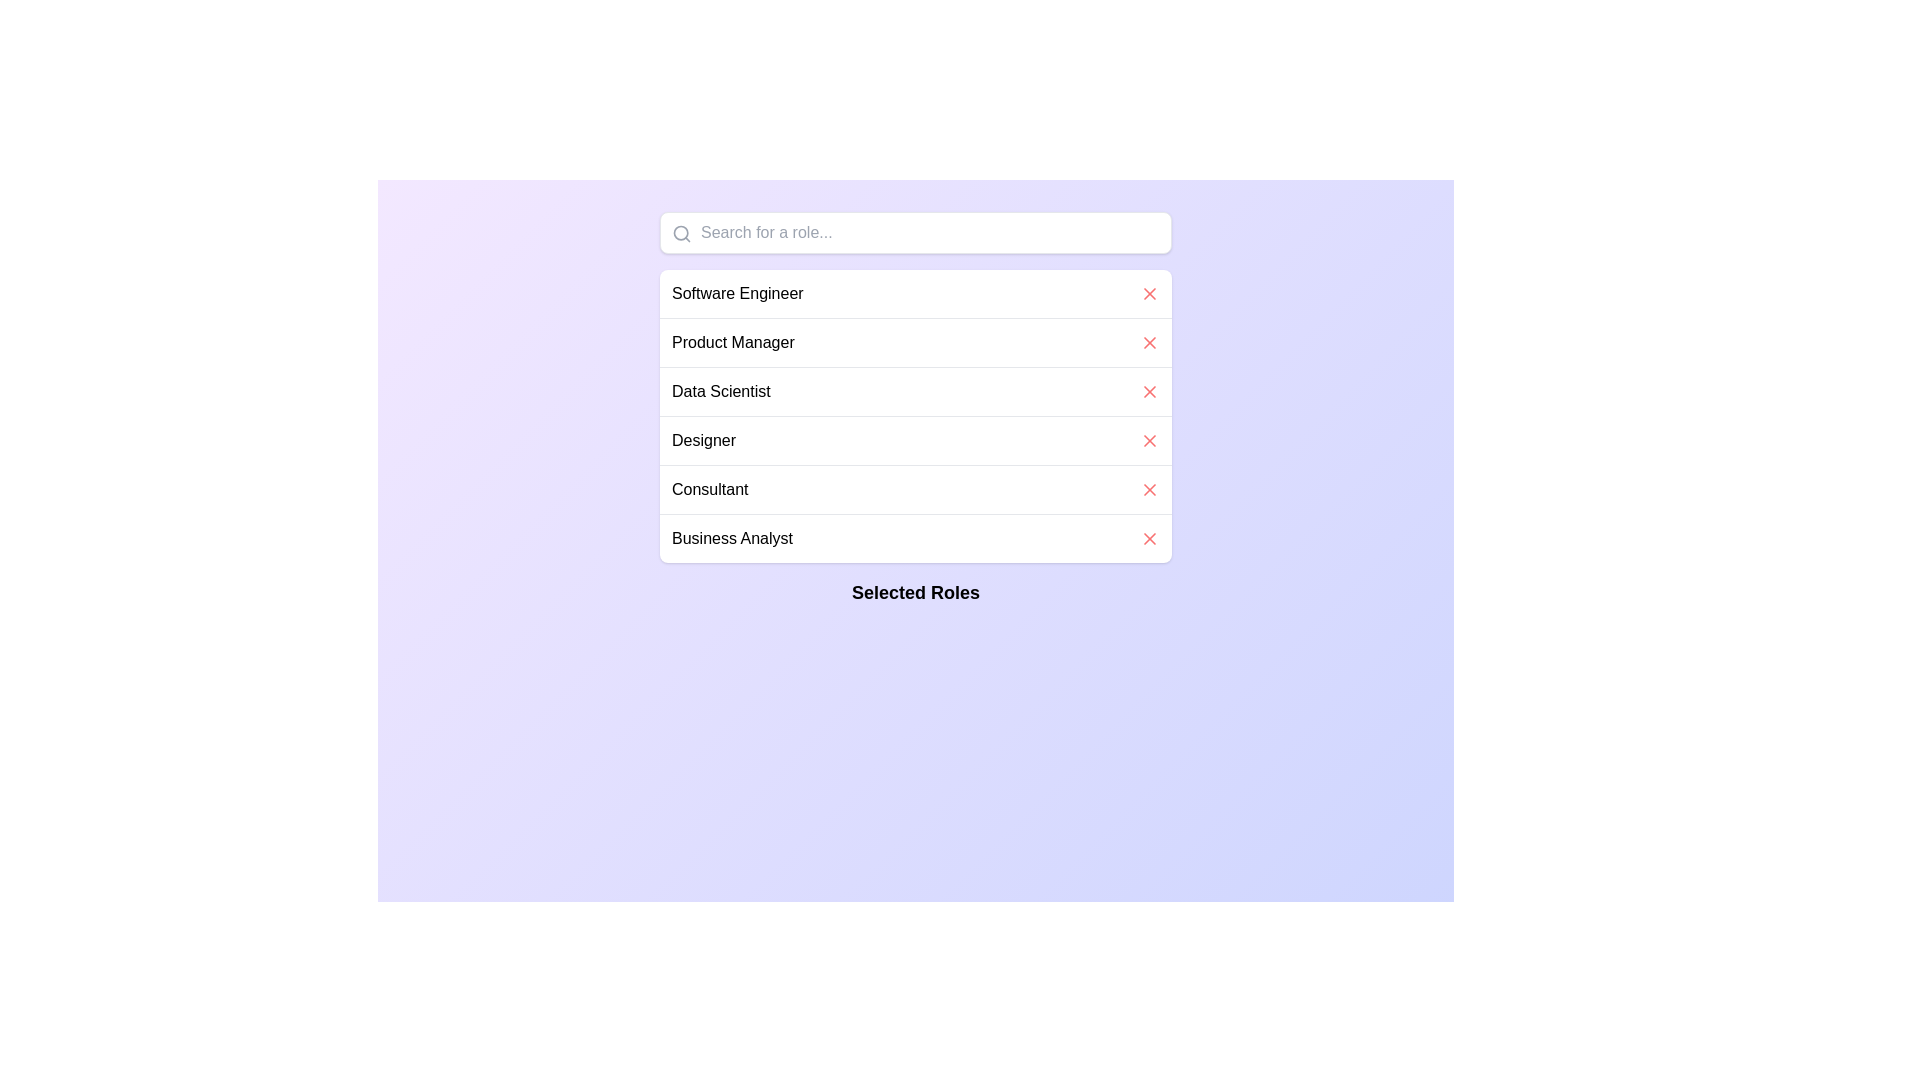 The height and width of the screenshot is (1080, 1920). What do you see at coordinates (1150, 293) in the screenshot?
I see `the delete icon located on the right side of the 'Software Engineer' entry in the list` at bounding box center [1150, 293].